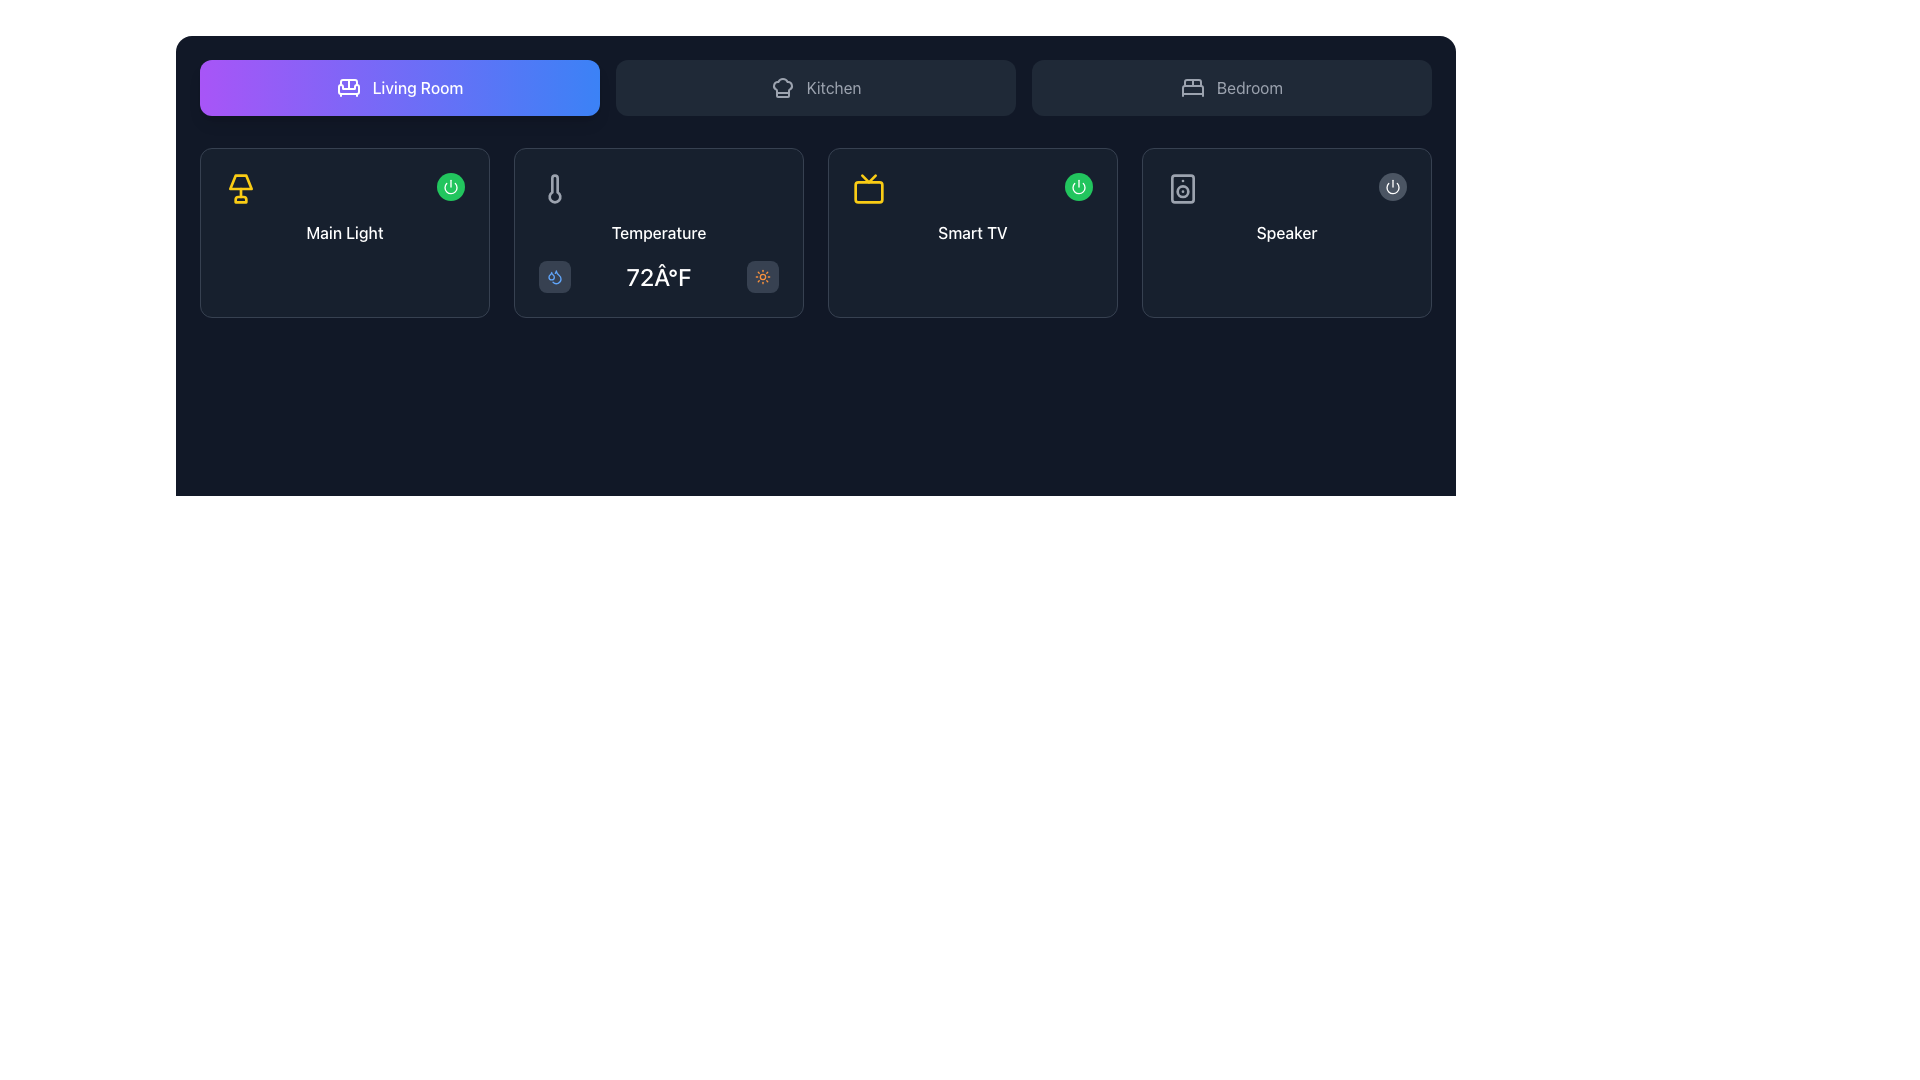 This screenshot has width=1920, height=1080. I want to click on the power toggle button located at the bottom right of the 'Speaker' card, so click(1391, 186).